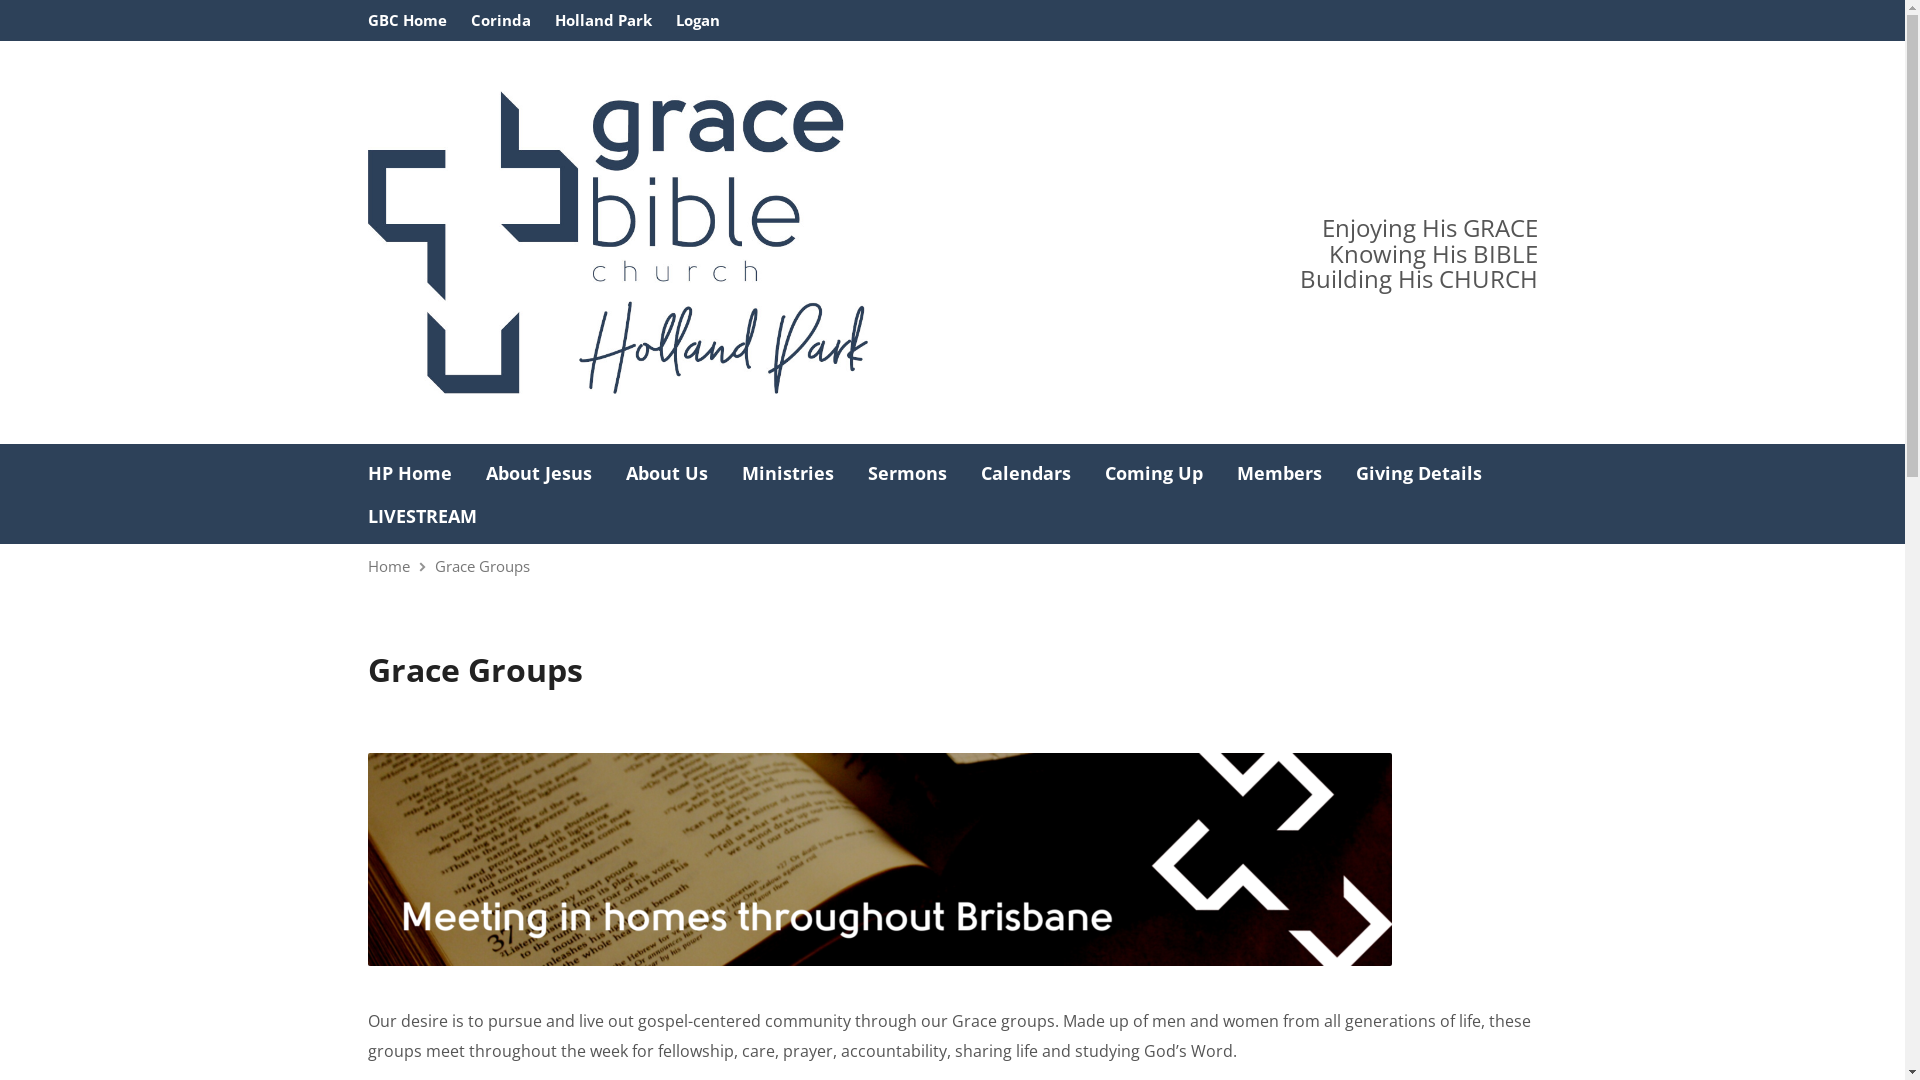 The image size is (1920, 1080). I want to click on 'Giving Details', so click(1418, 473).